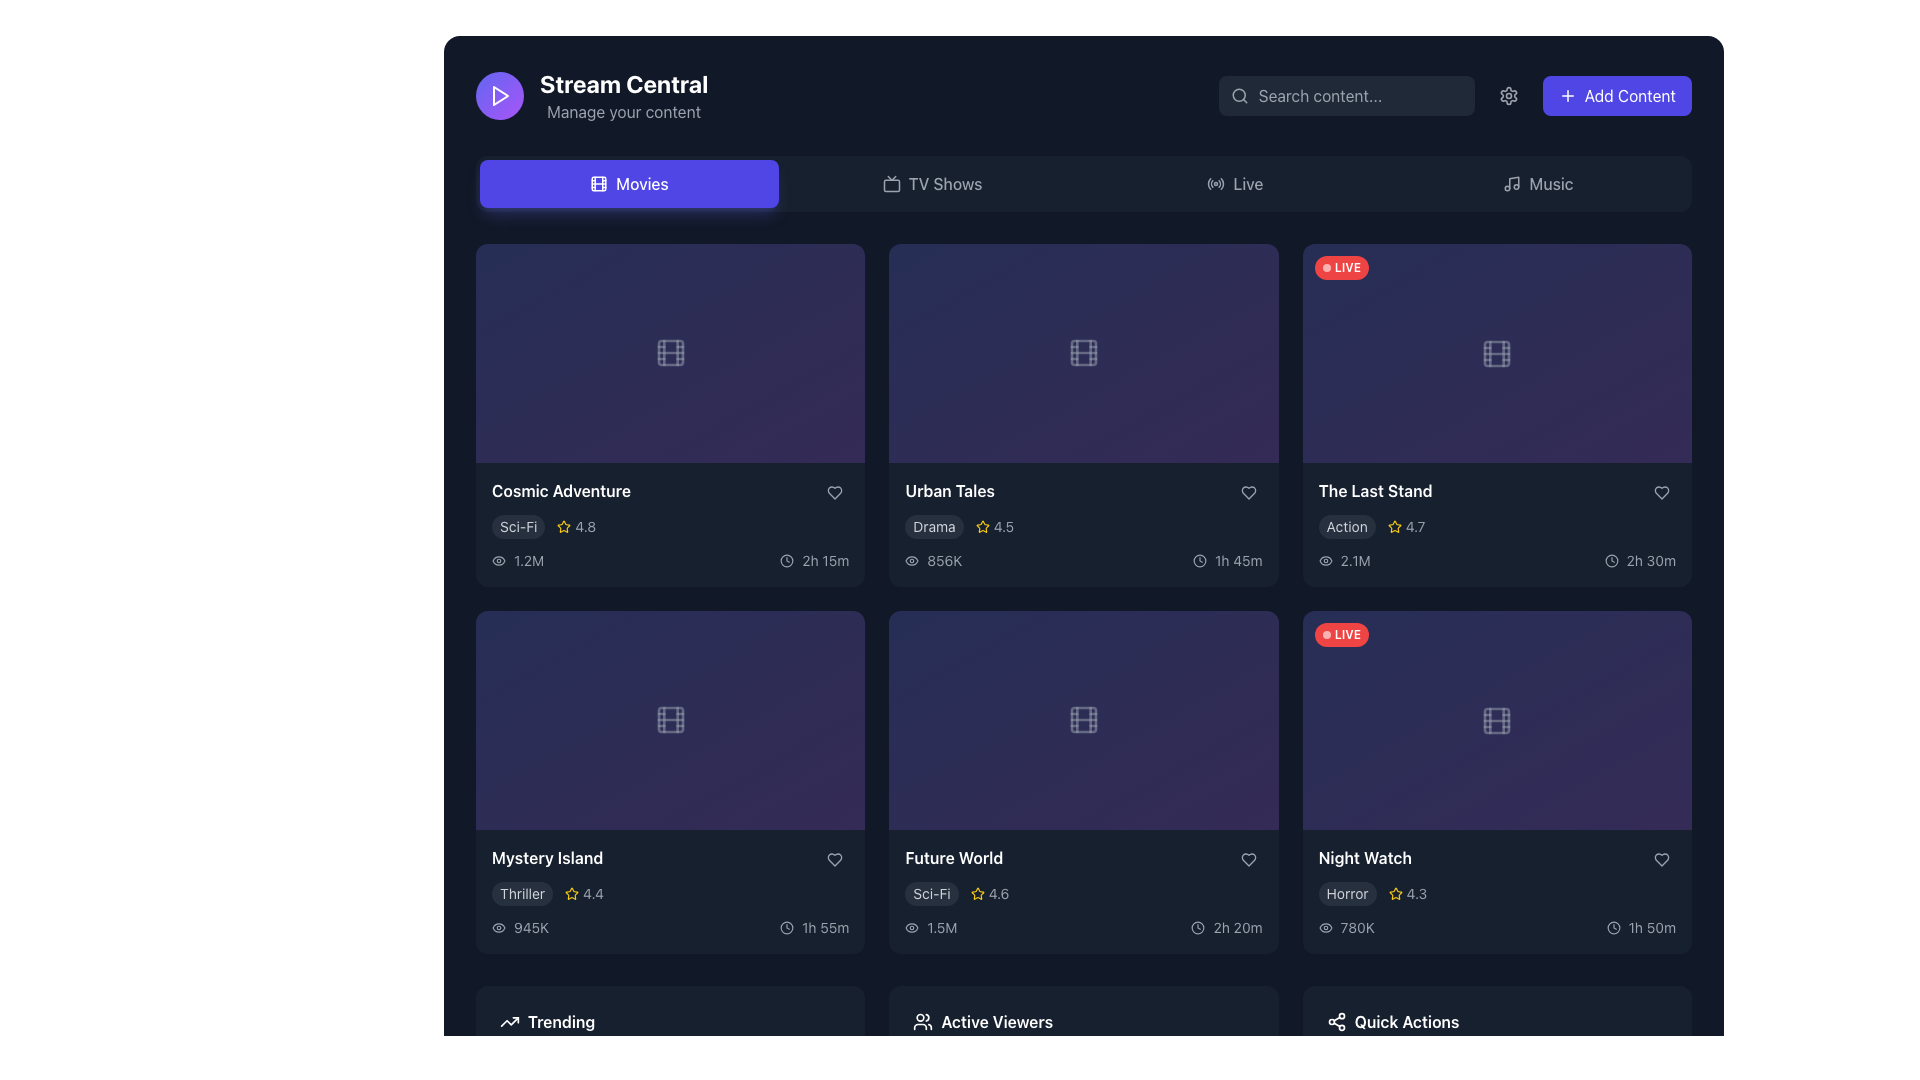 The width and height of the screenshot is (1920, 1080). What do you see at coordinates (500, 96) in the screenshot?
I see `the circular icon in the top-left segment of the application interface near the title 'Stream Central', which likely indicates video playback or streaming functionality` at bounding box center [500, 96].